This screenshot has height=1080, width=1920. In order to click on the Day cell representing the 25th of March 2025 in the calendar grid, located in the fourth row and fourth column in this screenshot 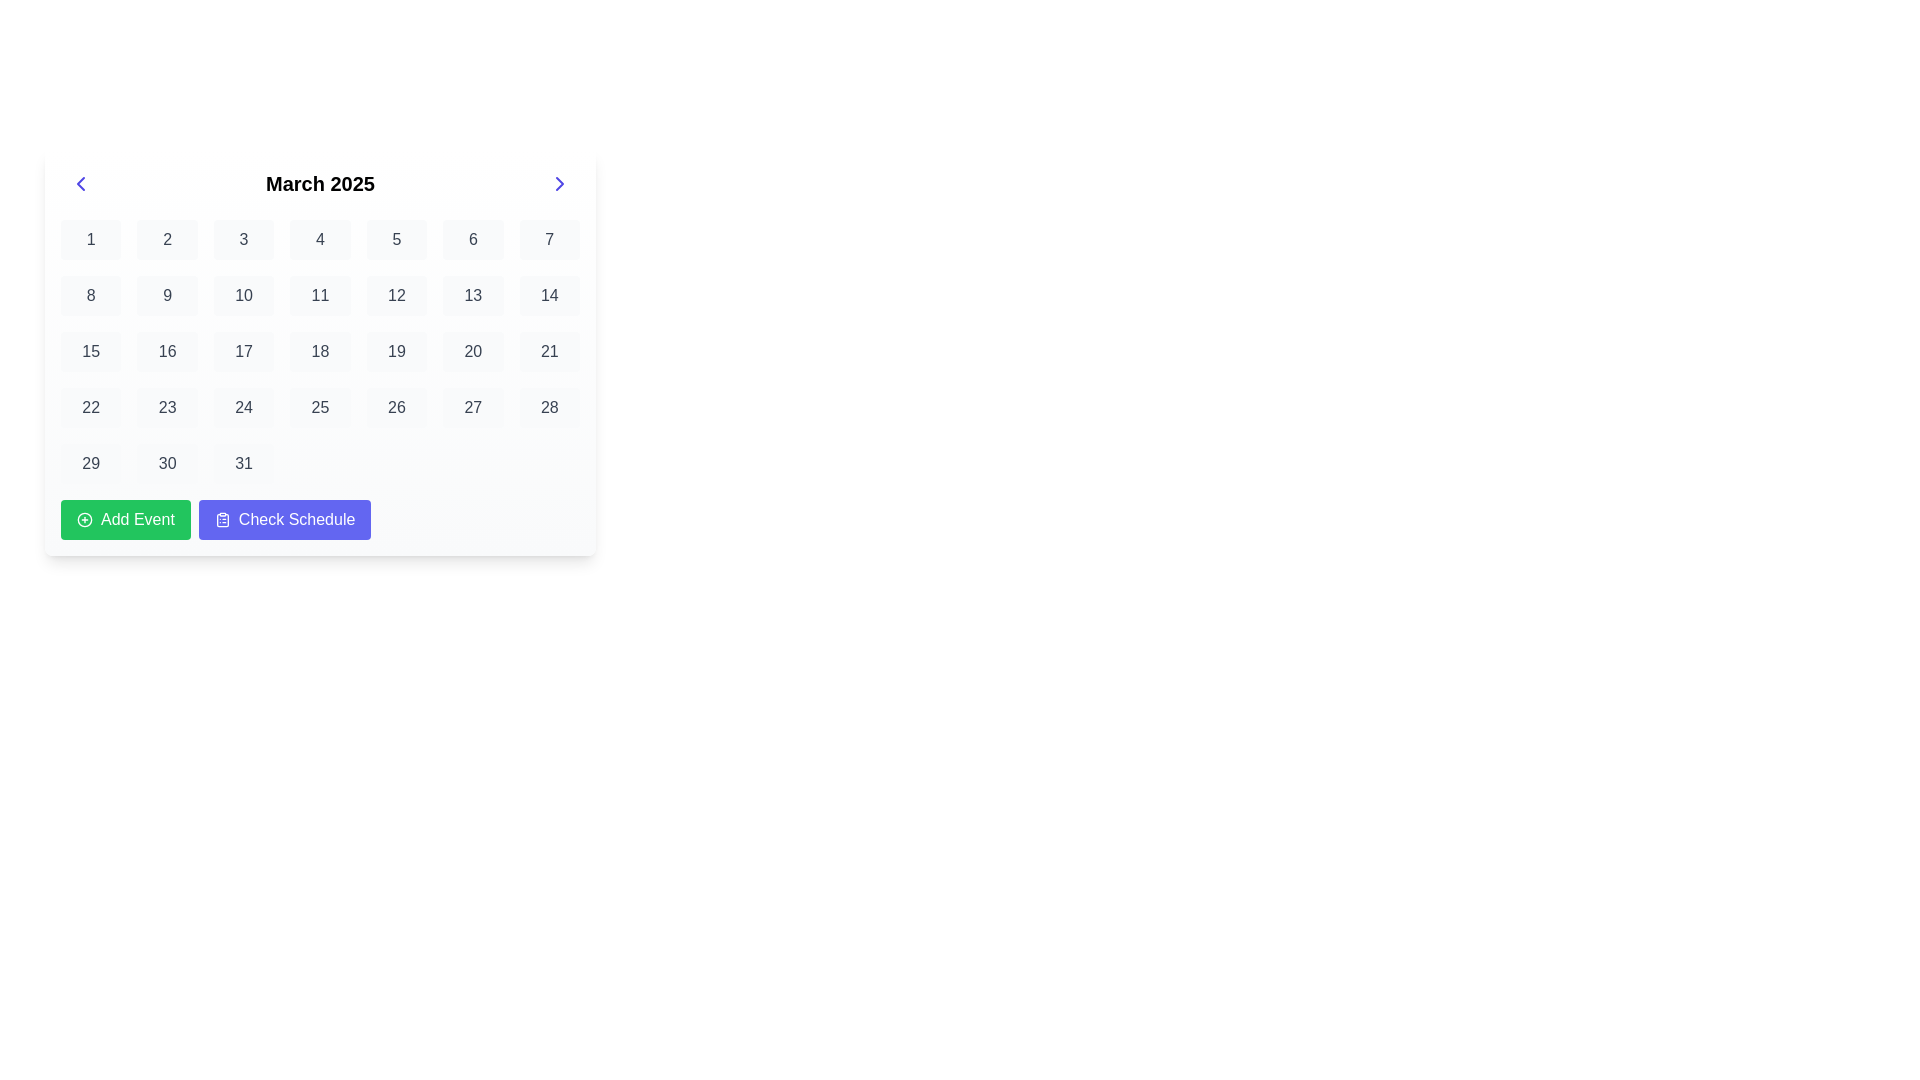, I will do `click(320, 407)`.